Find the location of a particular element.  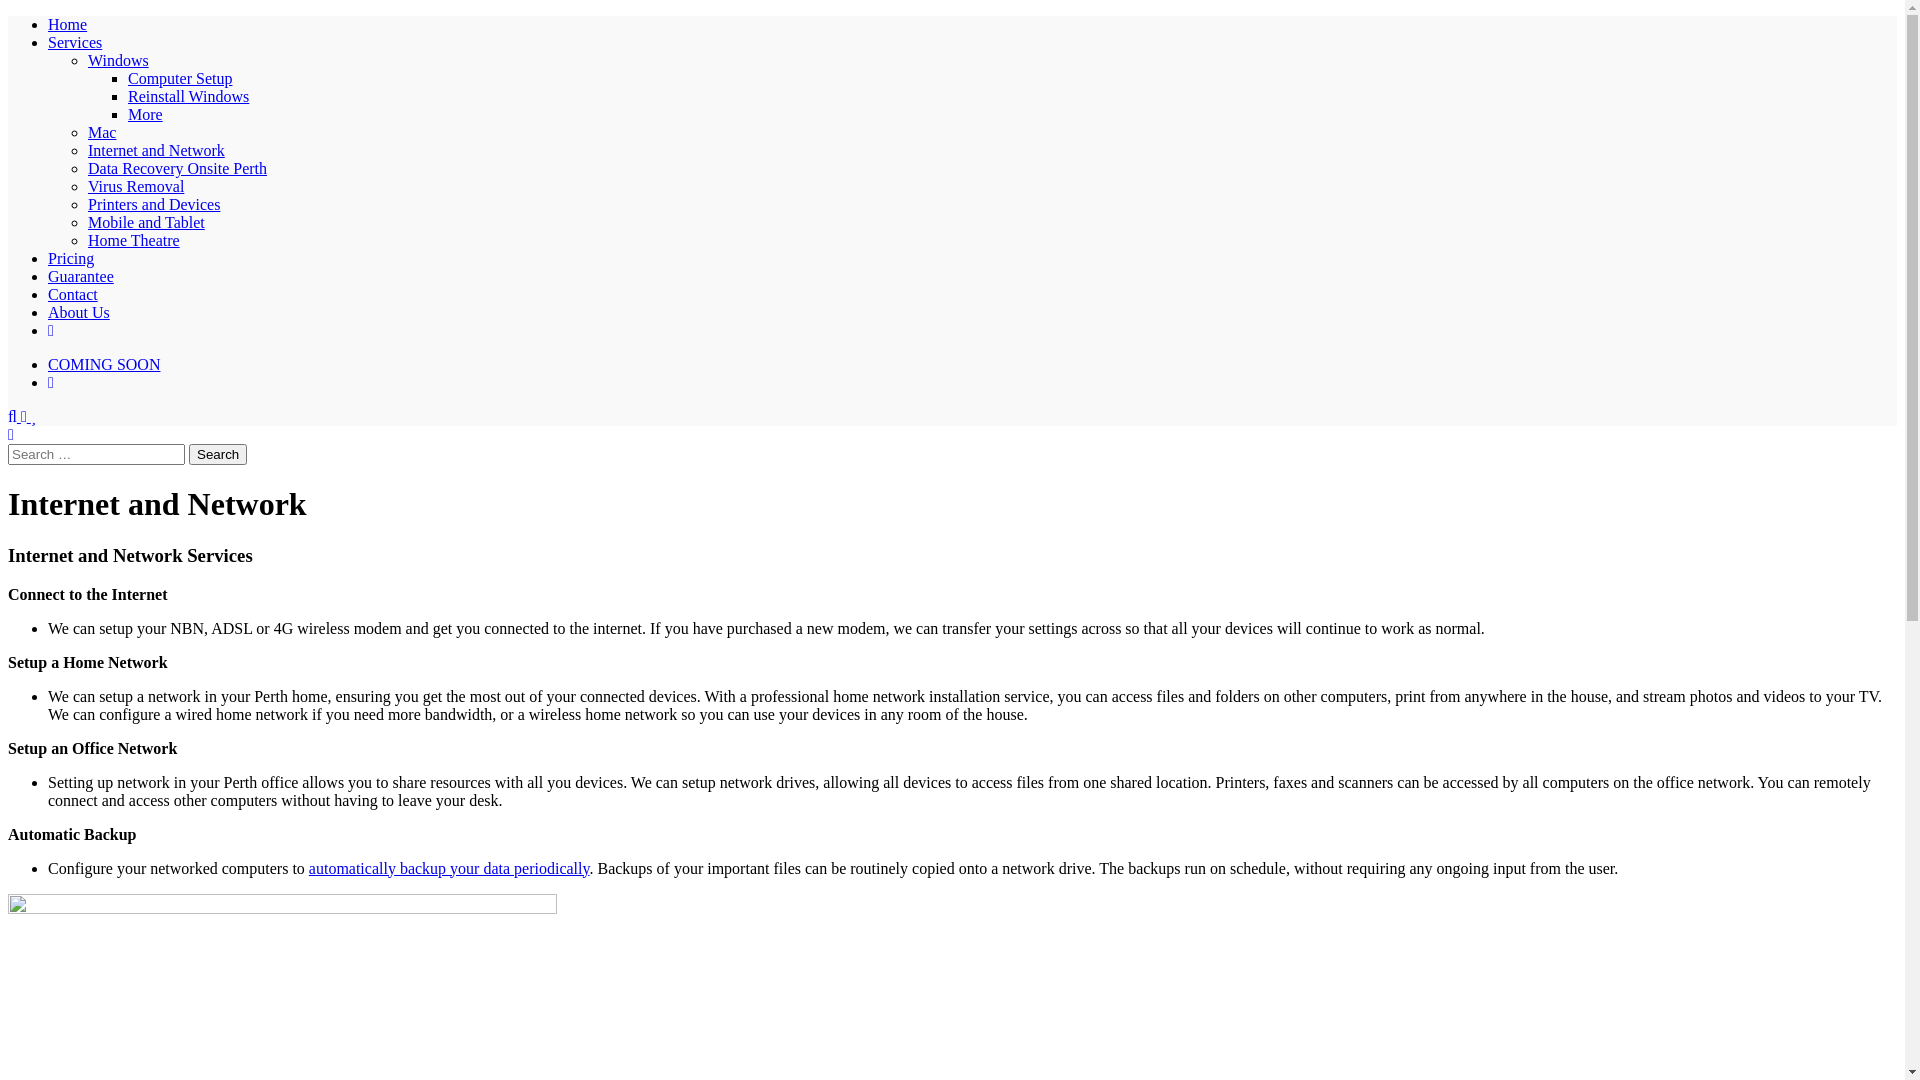

'Pricing' is located at coordinates (71, 257).